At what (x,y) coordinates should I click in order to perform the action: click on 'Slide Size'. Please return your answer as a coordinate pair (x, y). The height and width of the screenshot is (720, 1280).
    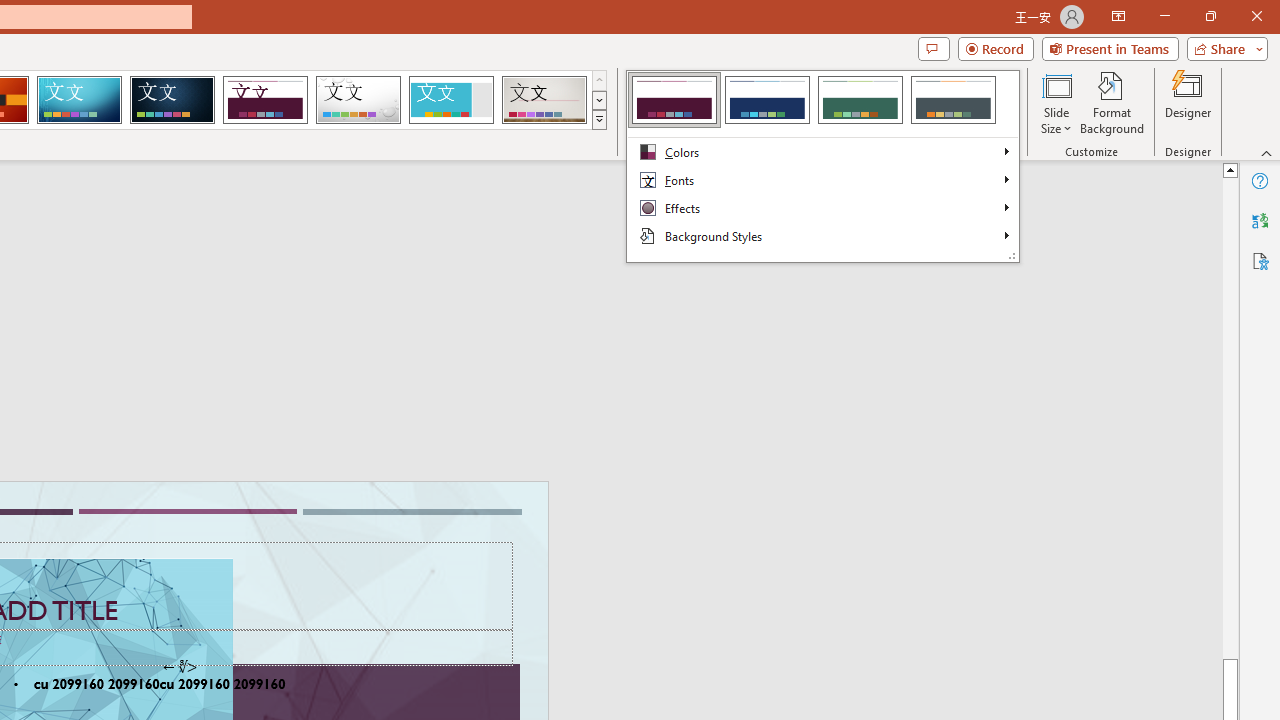
    Looking at the image, I should click on (1055, 103).